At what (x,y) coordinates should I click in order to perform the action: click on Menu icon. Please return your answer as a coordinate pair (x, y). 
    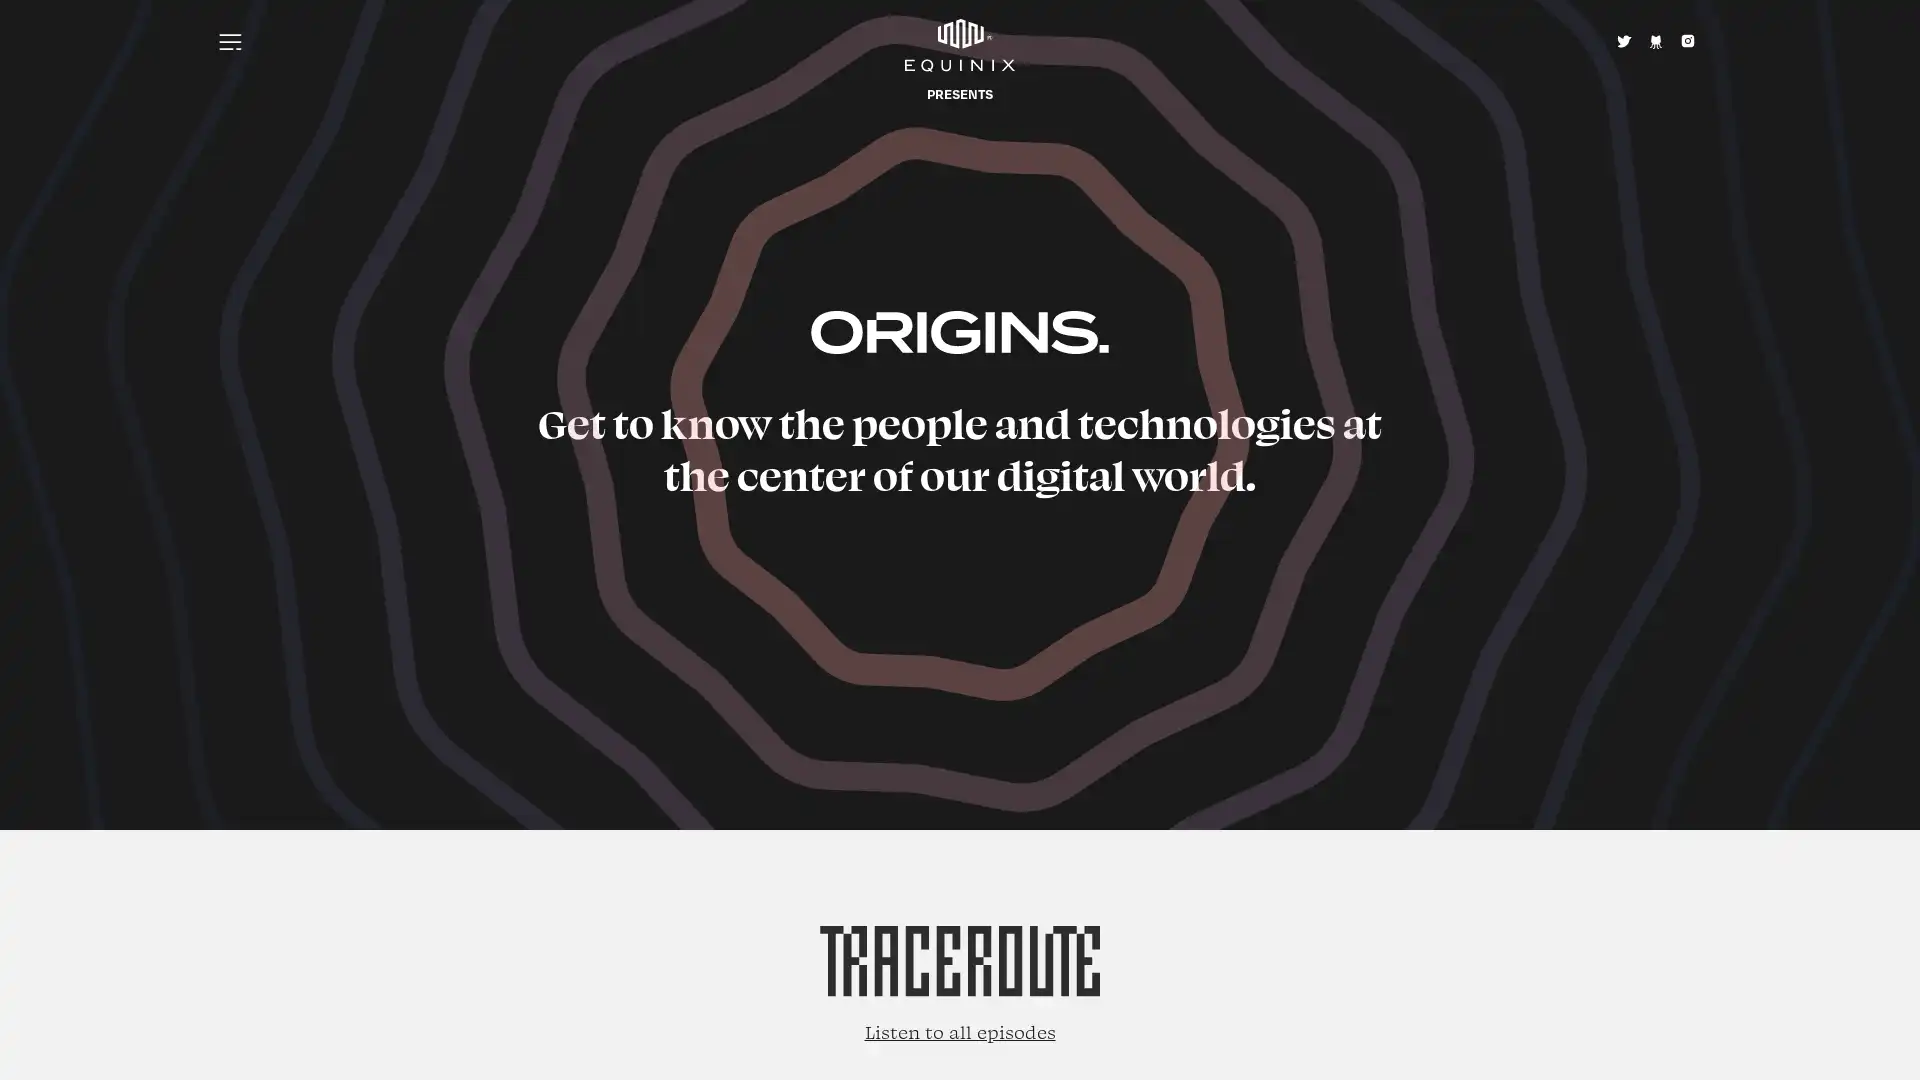
    Looking at the image, I should click on (230, 42).